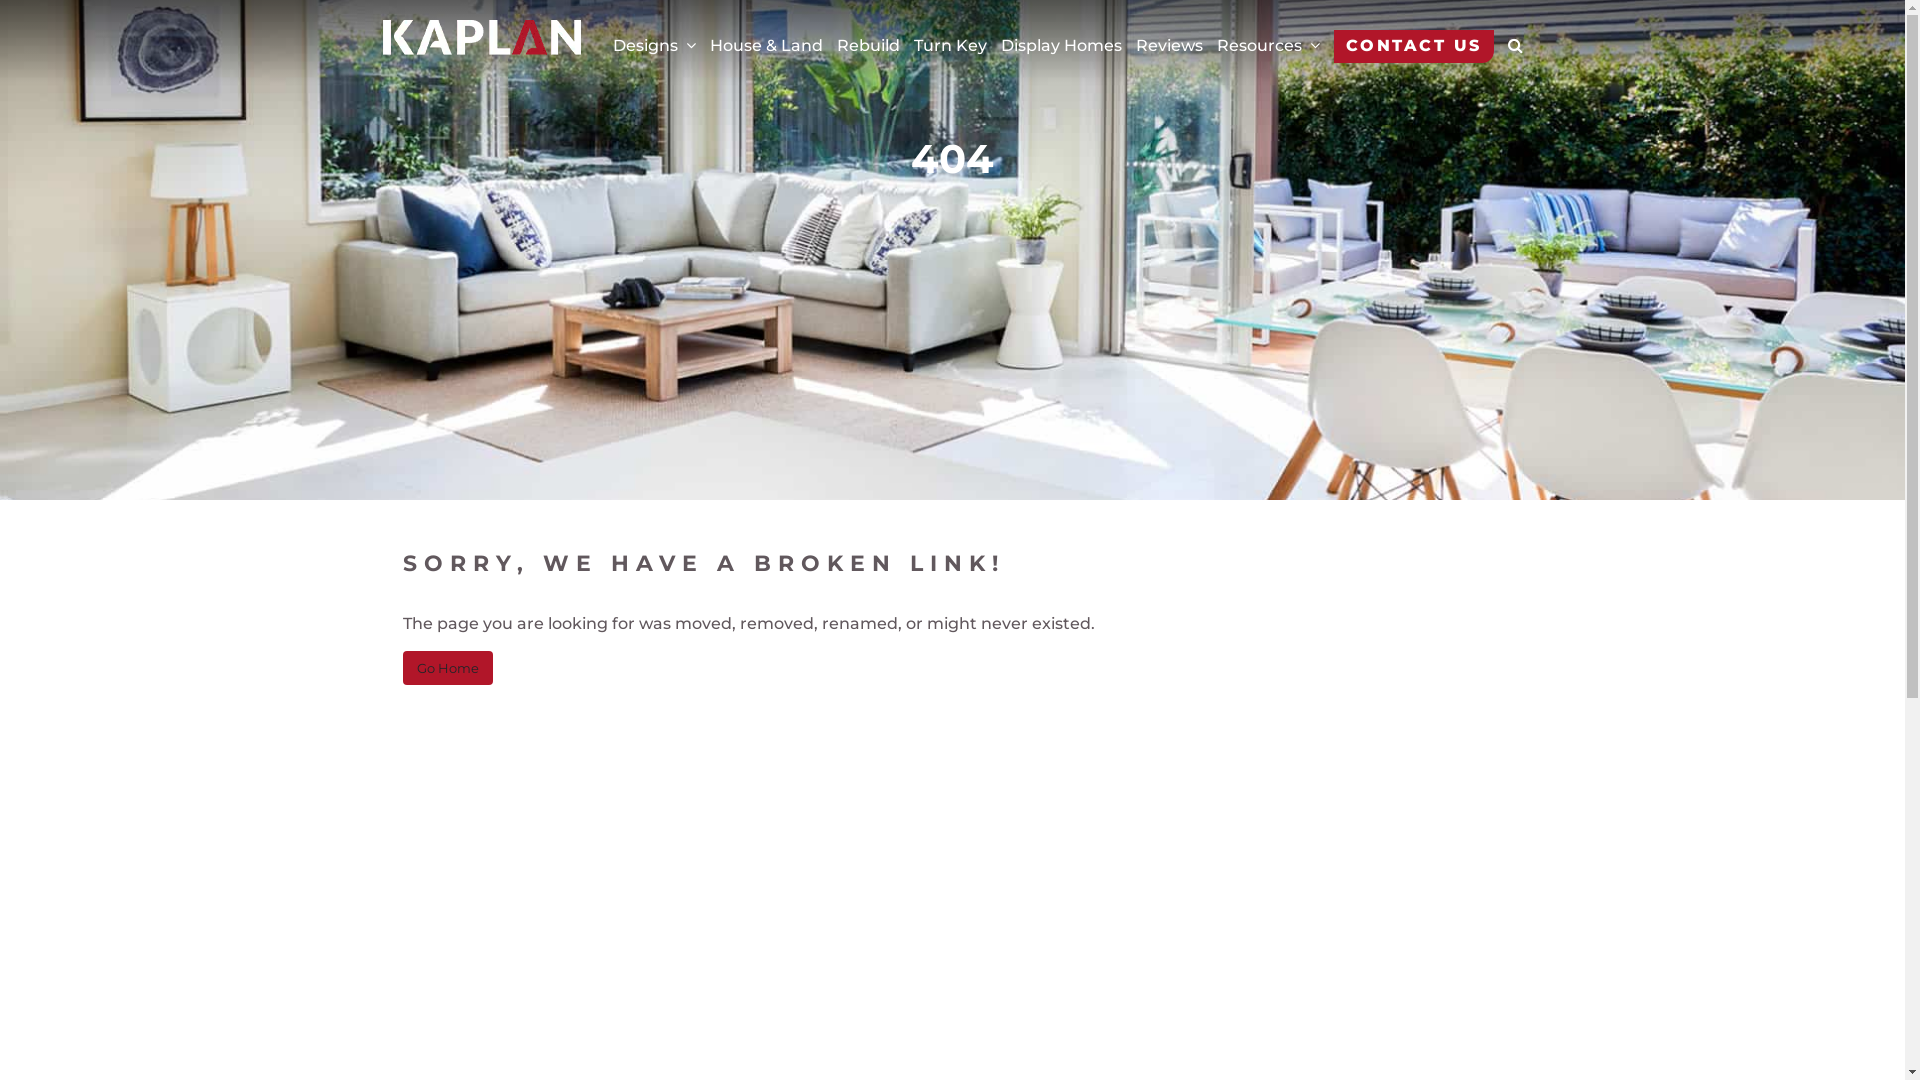 This screenshot has height=1080, width=1920. What do you see at coordinates (401, 667) in the screenshot?
I see `'Go Home'` at bounding box center [401, 667].